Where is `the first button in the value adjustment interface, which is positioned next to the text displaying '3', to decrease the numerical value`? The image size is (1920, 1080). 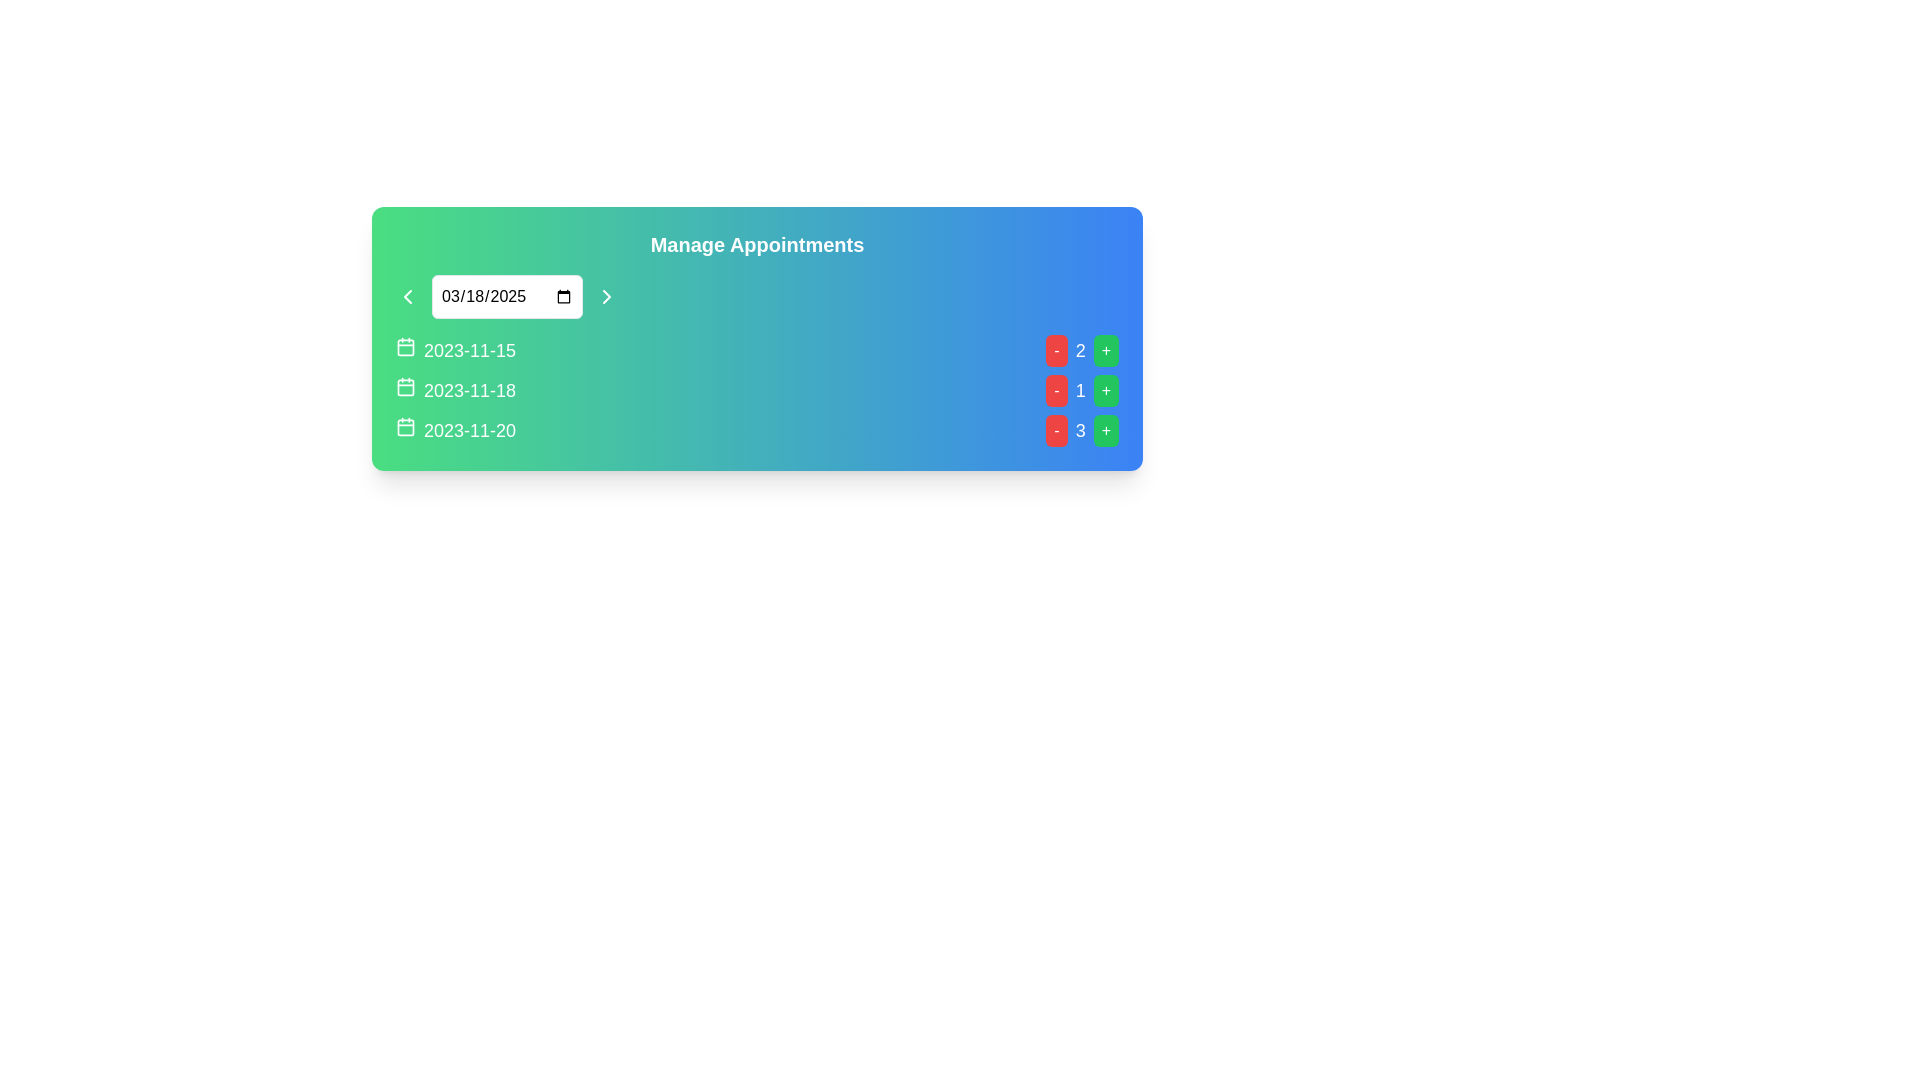 the first button in the value adjustment interface, which is positioned next to the text displaying '3', to decrease the numerical value is located at coordinates (1055, 430).